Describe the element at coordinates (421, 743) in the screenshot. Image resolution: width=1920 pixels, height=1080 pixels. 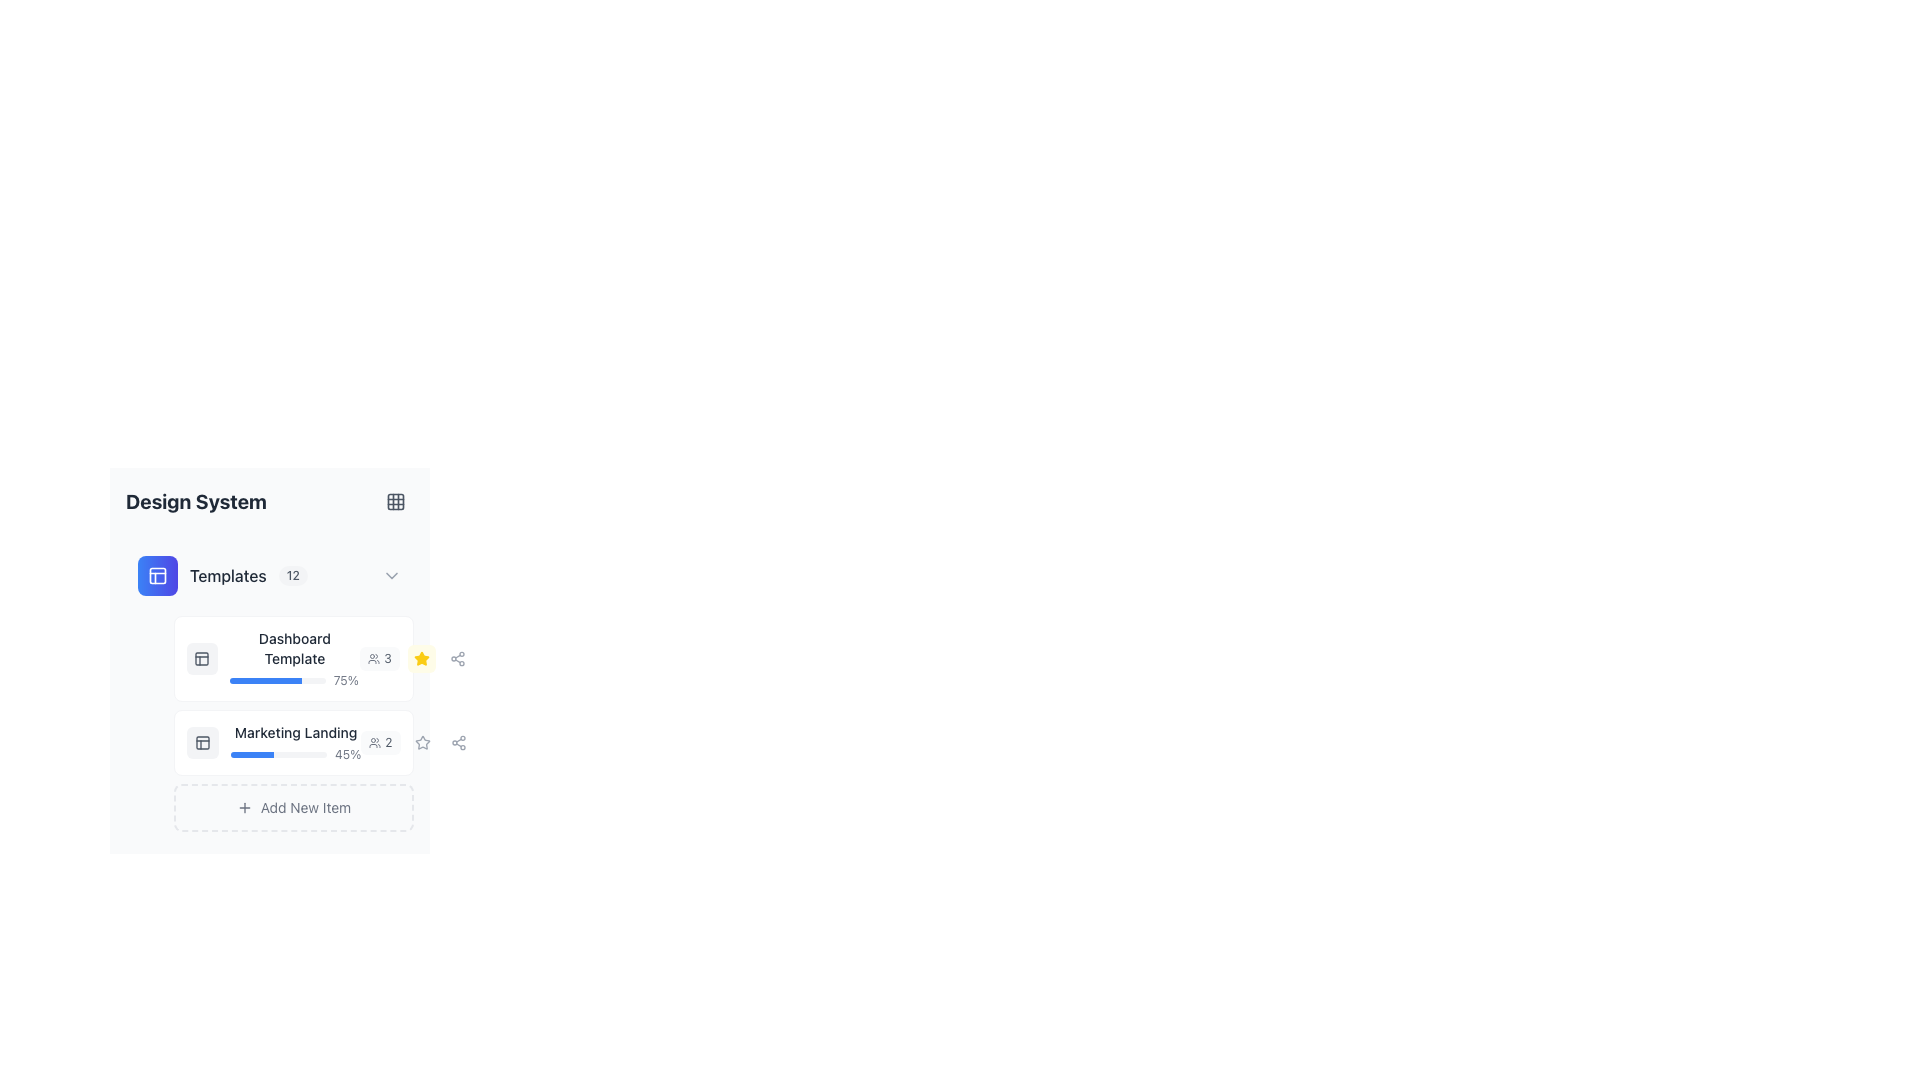
I see `the Icon button located immediately to the right of the 'Dashboard Template' entry in the 'Design System' list` at that location.